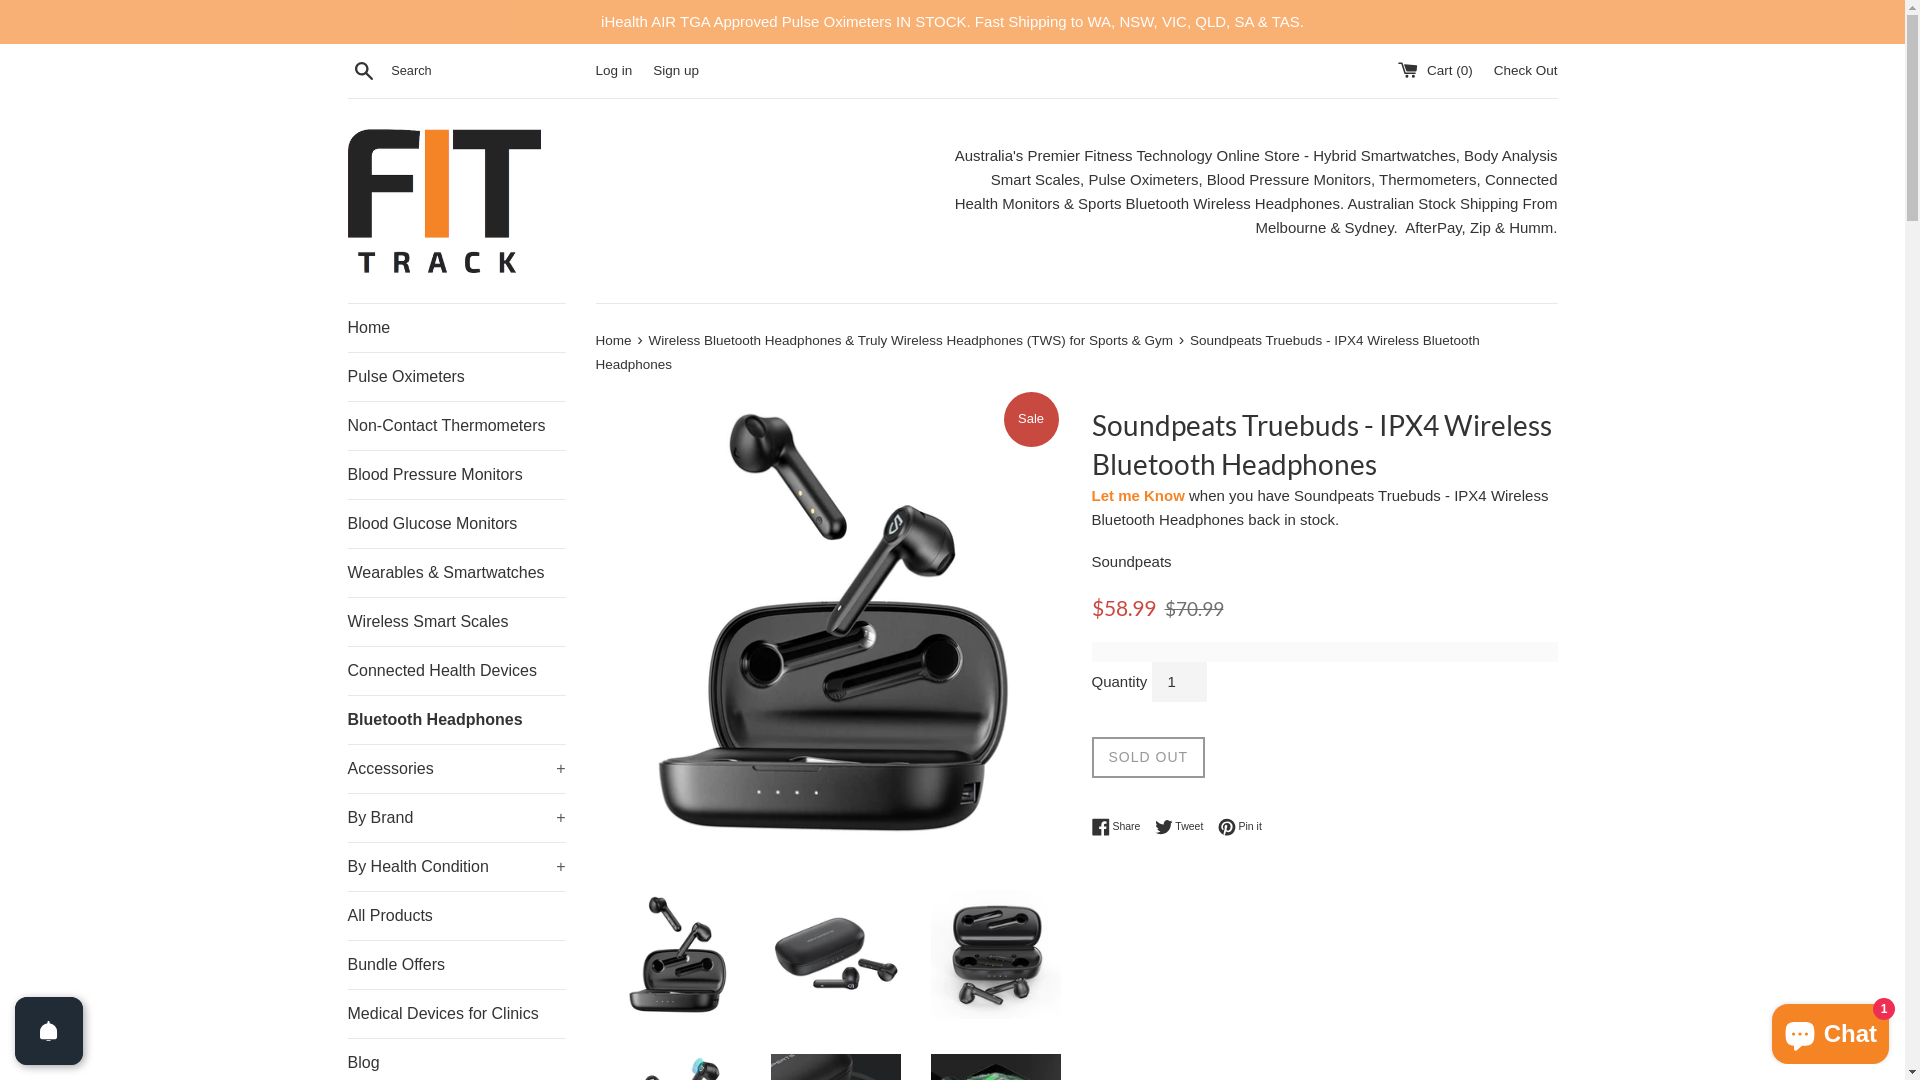 The height and width of the screenshot is (1080, 1920). I want to click on 'All Products', so click(347, 915).